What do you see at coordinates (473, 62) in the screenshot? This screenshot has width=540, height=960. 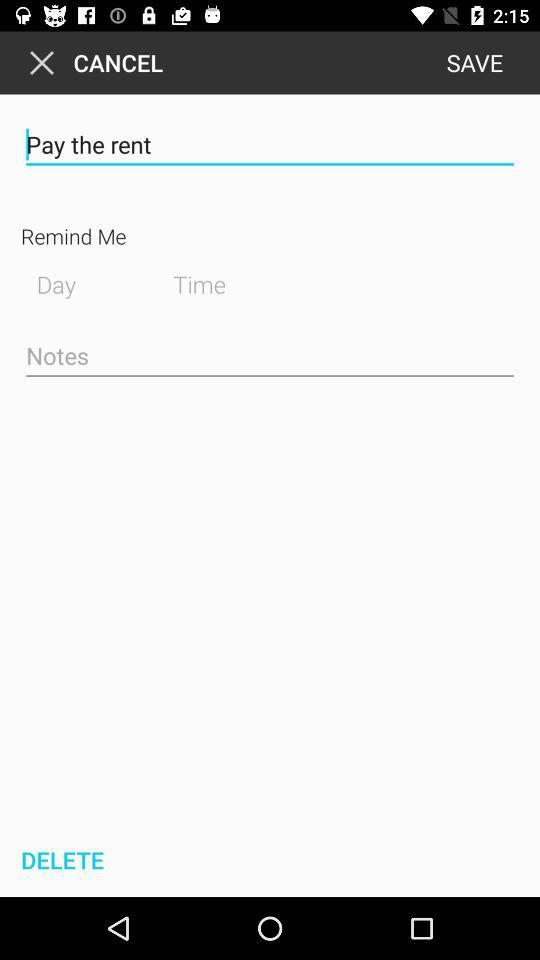 I see `the save icon` at bounding box center [473, 62].